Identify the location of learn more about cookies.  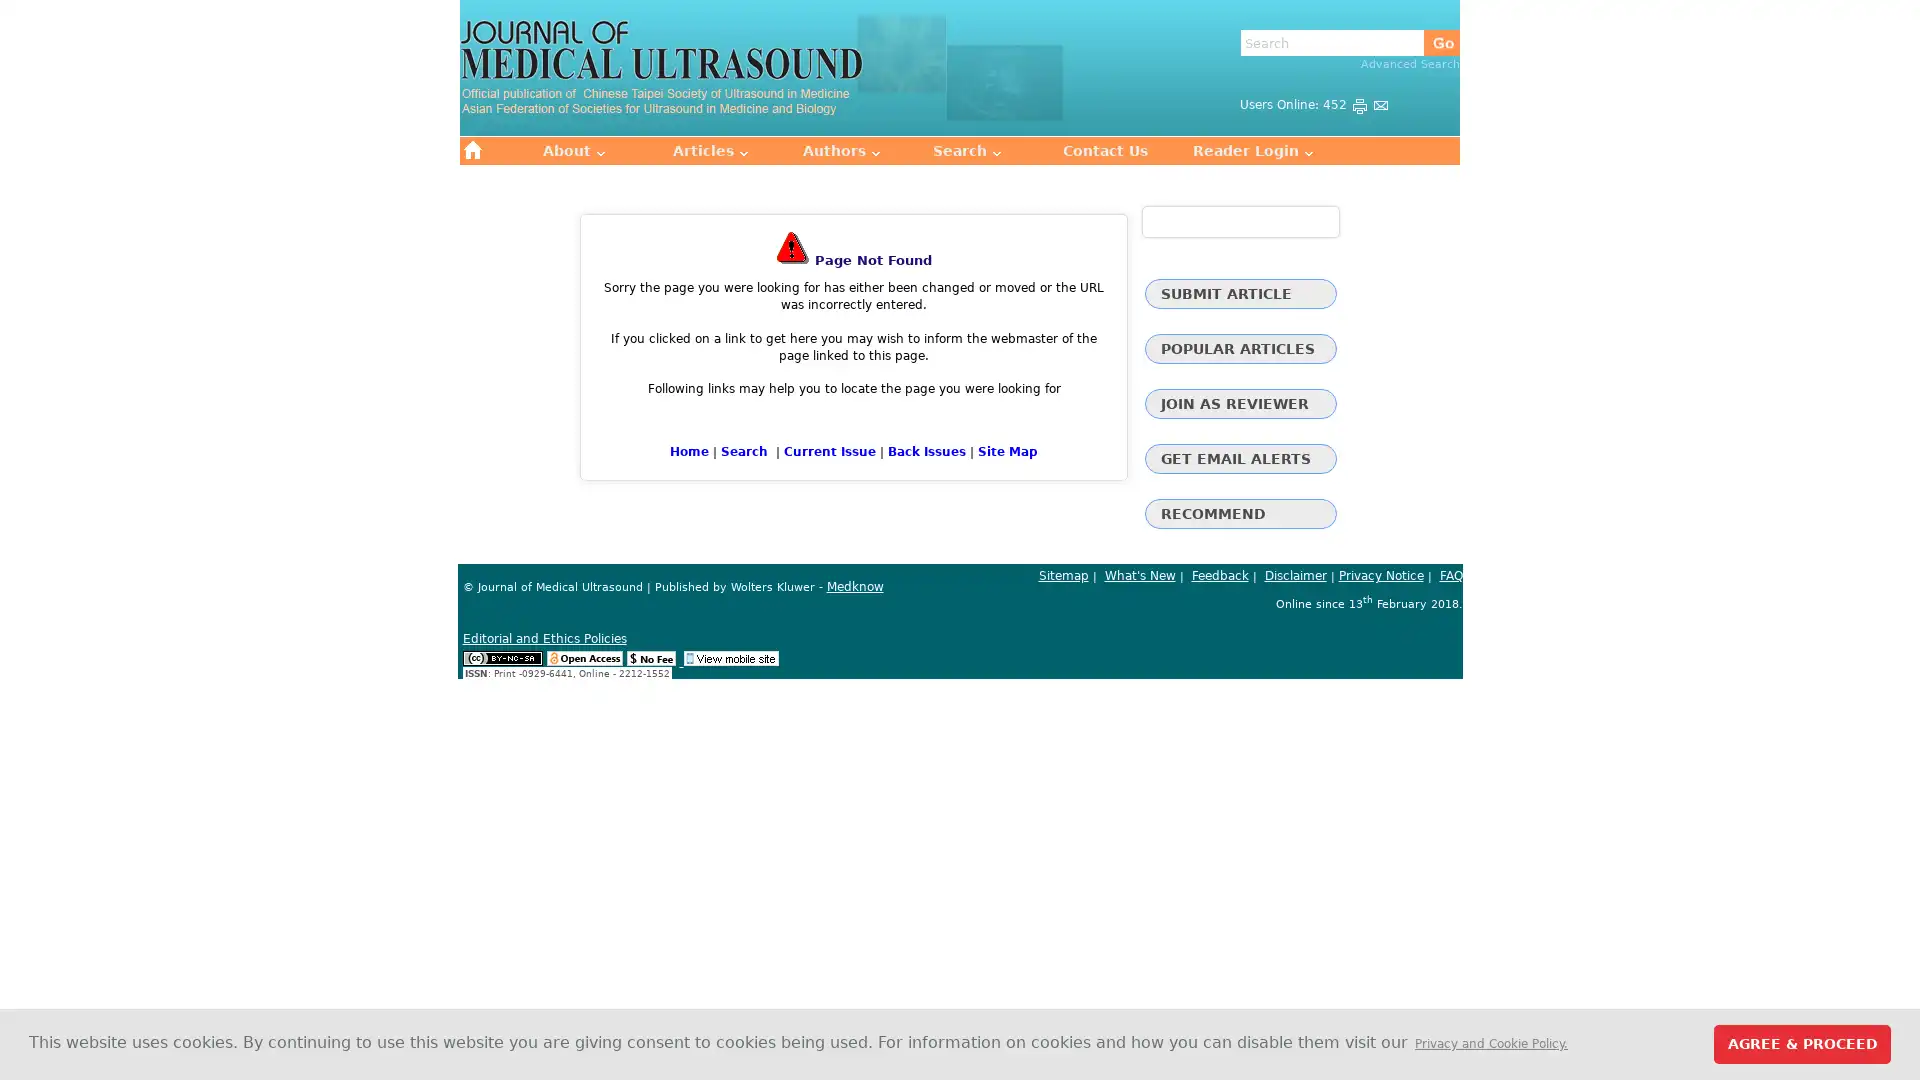
(1491, 1042).